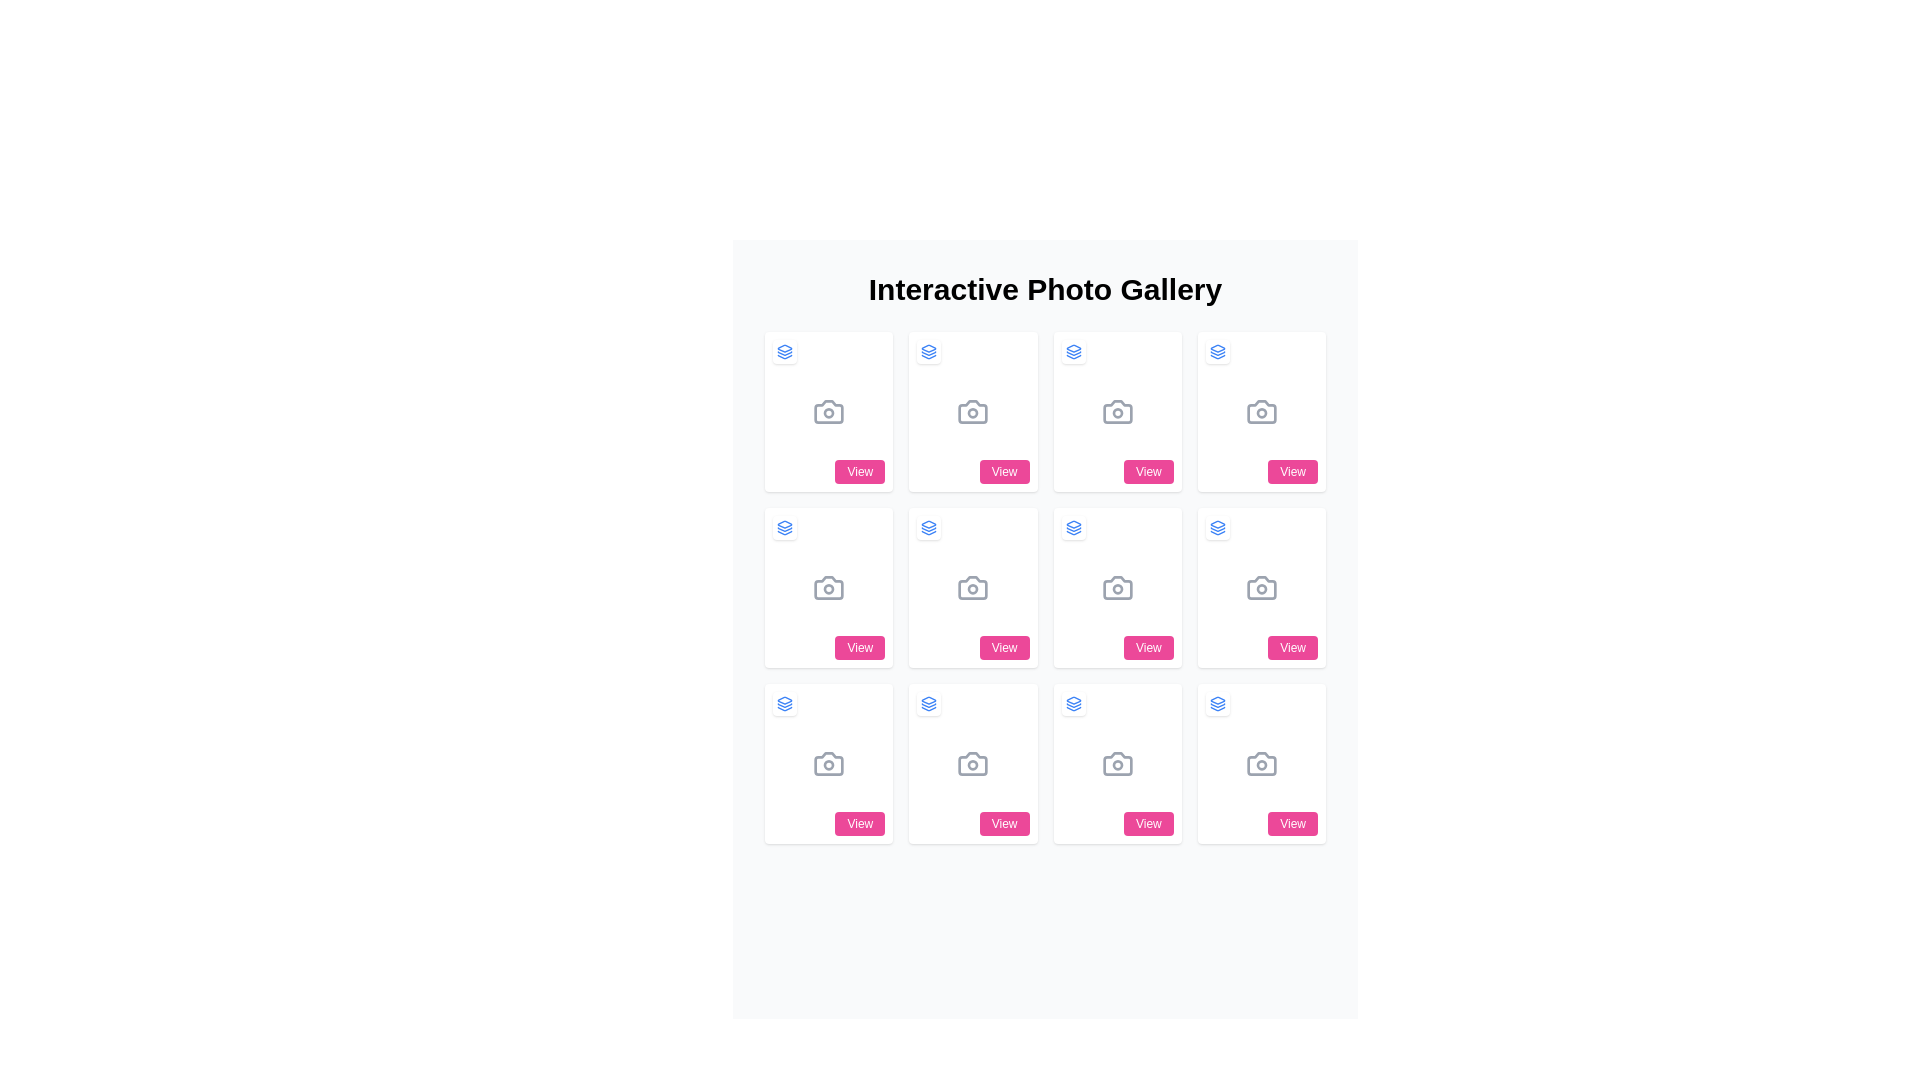  Describe the element at coordinates (973, 586) in the screenshot. I see `the second card in the second row of the interactive photo gallery that represents a specific photo item` at that location.